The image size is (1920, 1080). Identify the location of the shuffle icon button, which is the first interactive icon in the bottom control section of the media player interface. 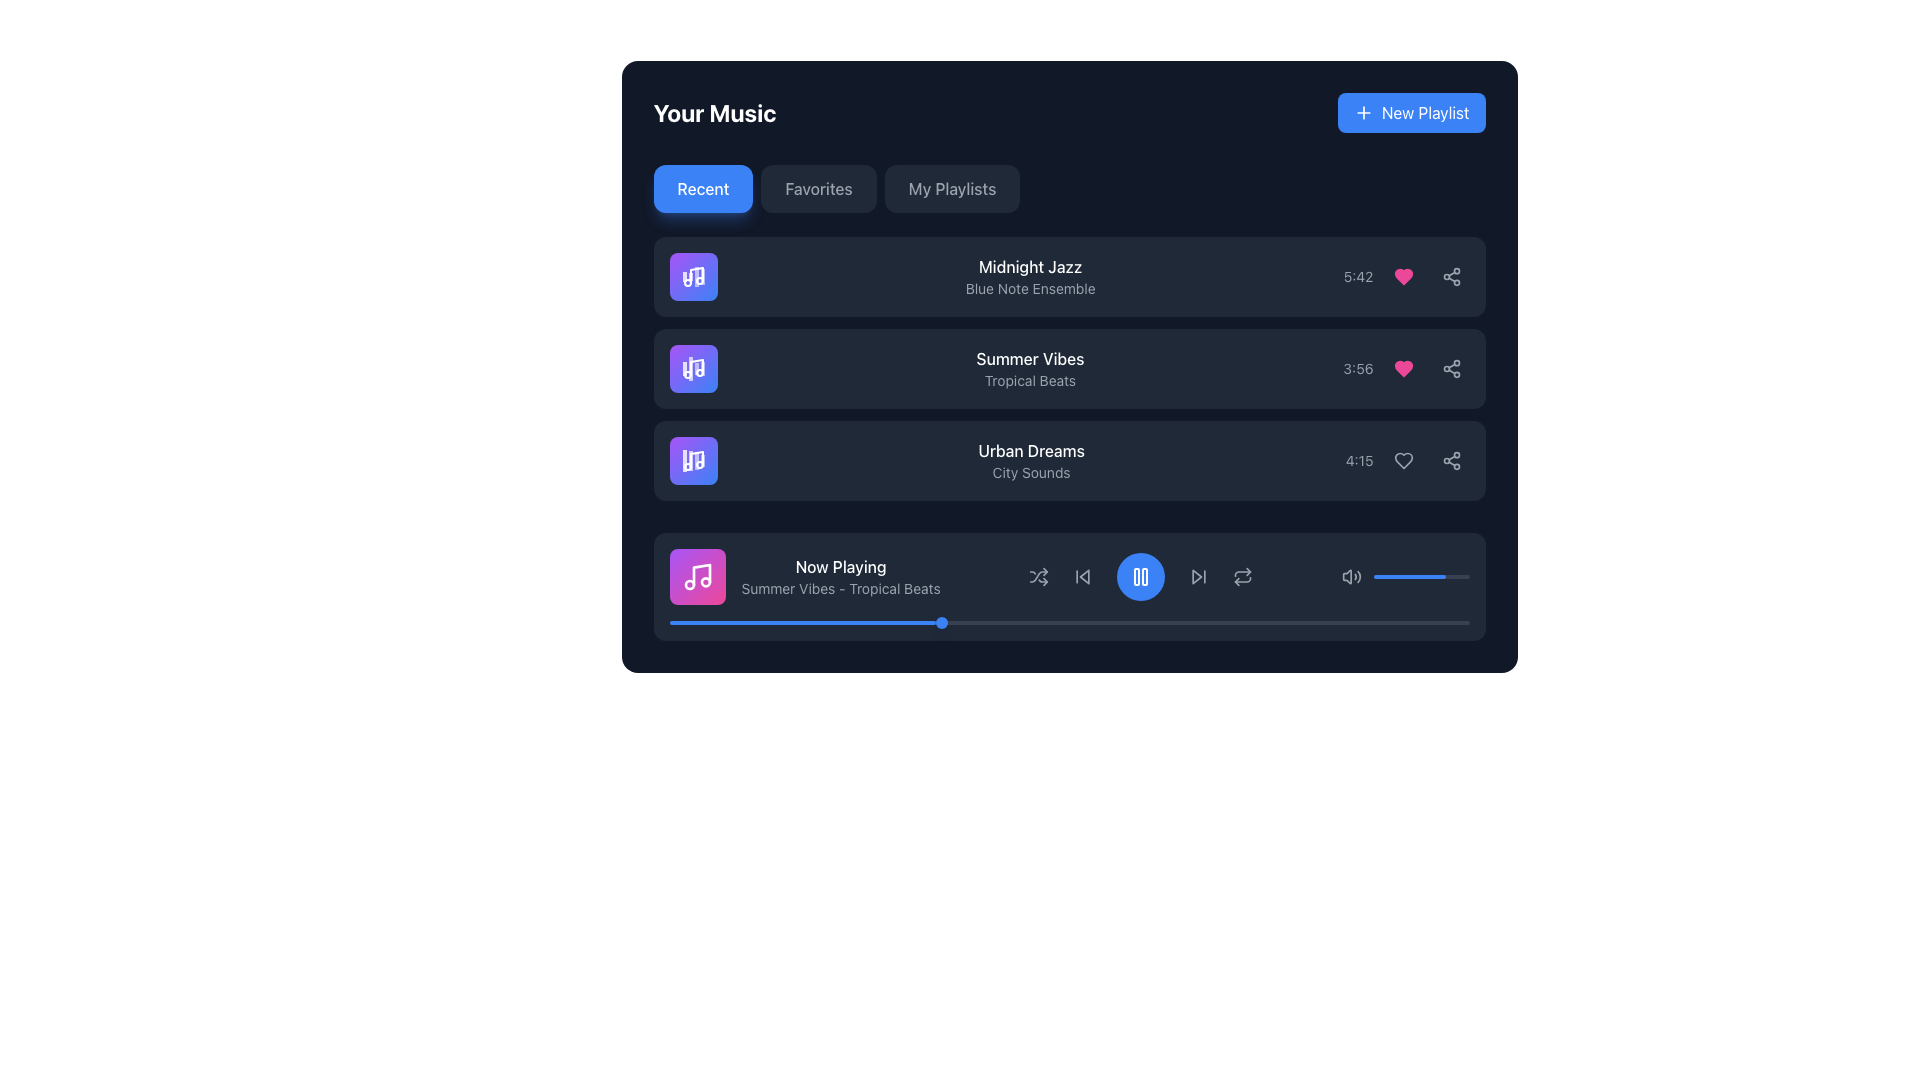
(1039, 577).